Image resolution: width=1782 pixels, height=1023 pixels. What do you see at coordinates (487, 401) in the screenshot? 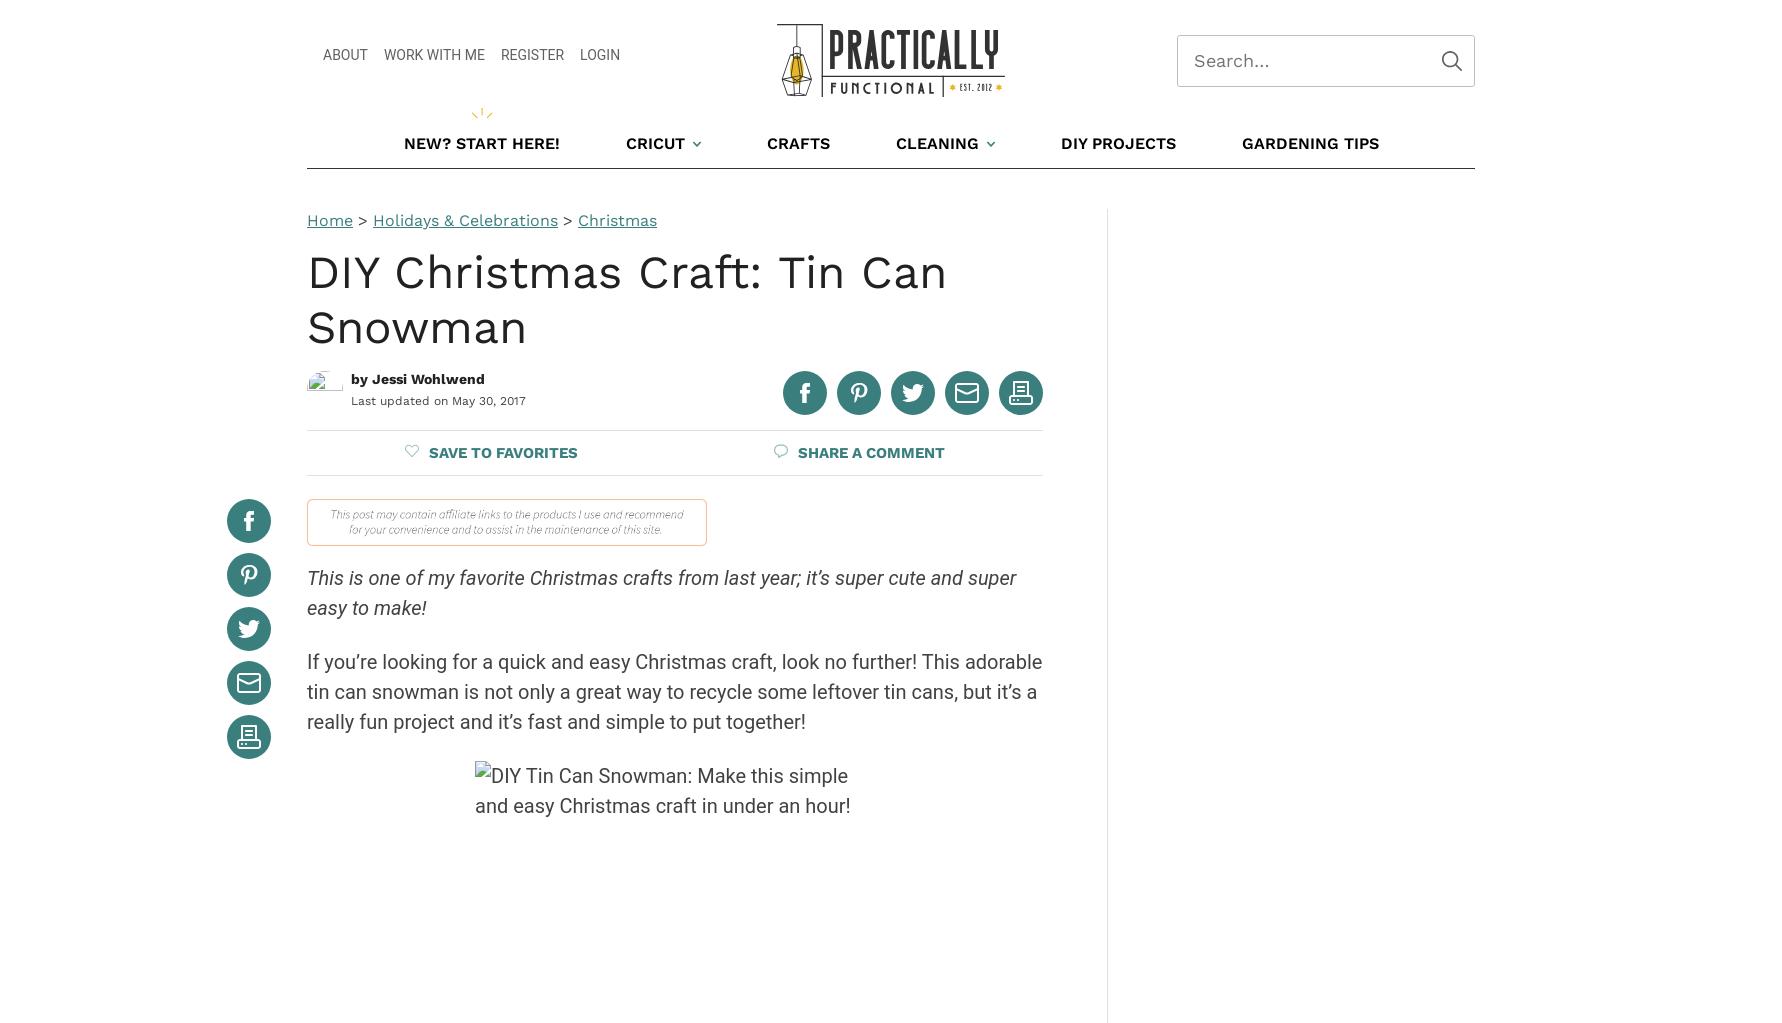
I see `'May 30, 2017'` at bounding box center [487, 401].